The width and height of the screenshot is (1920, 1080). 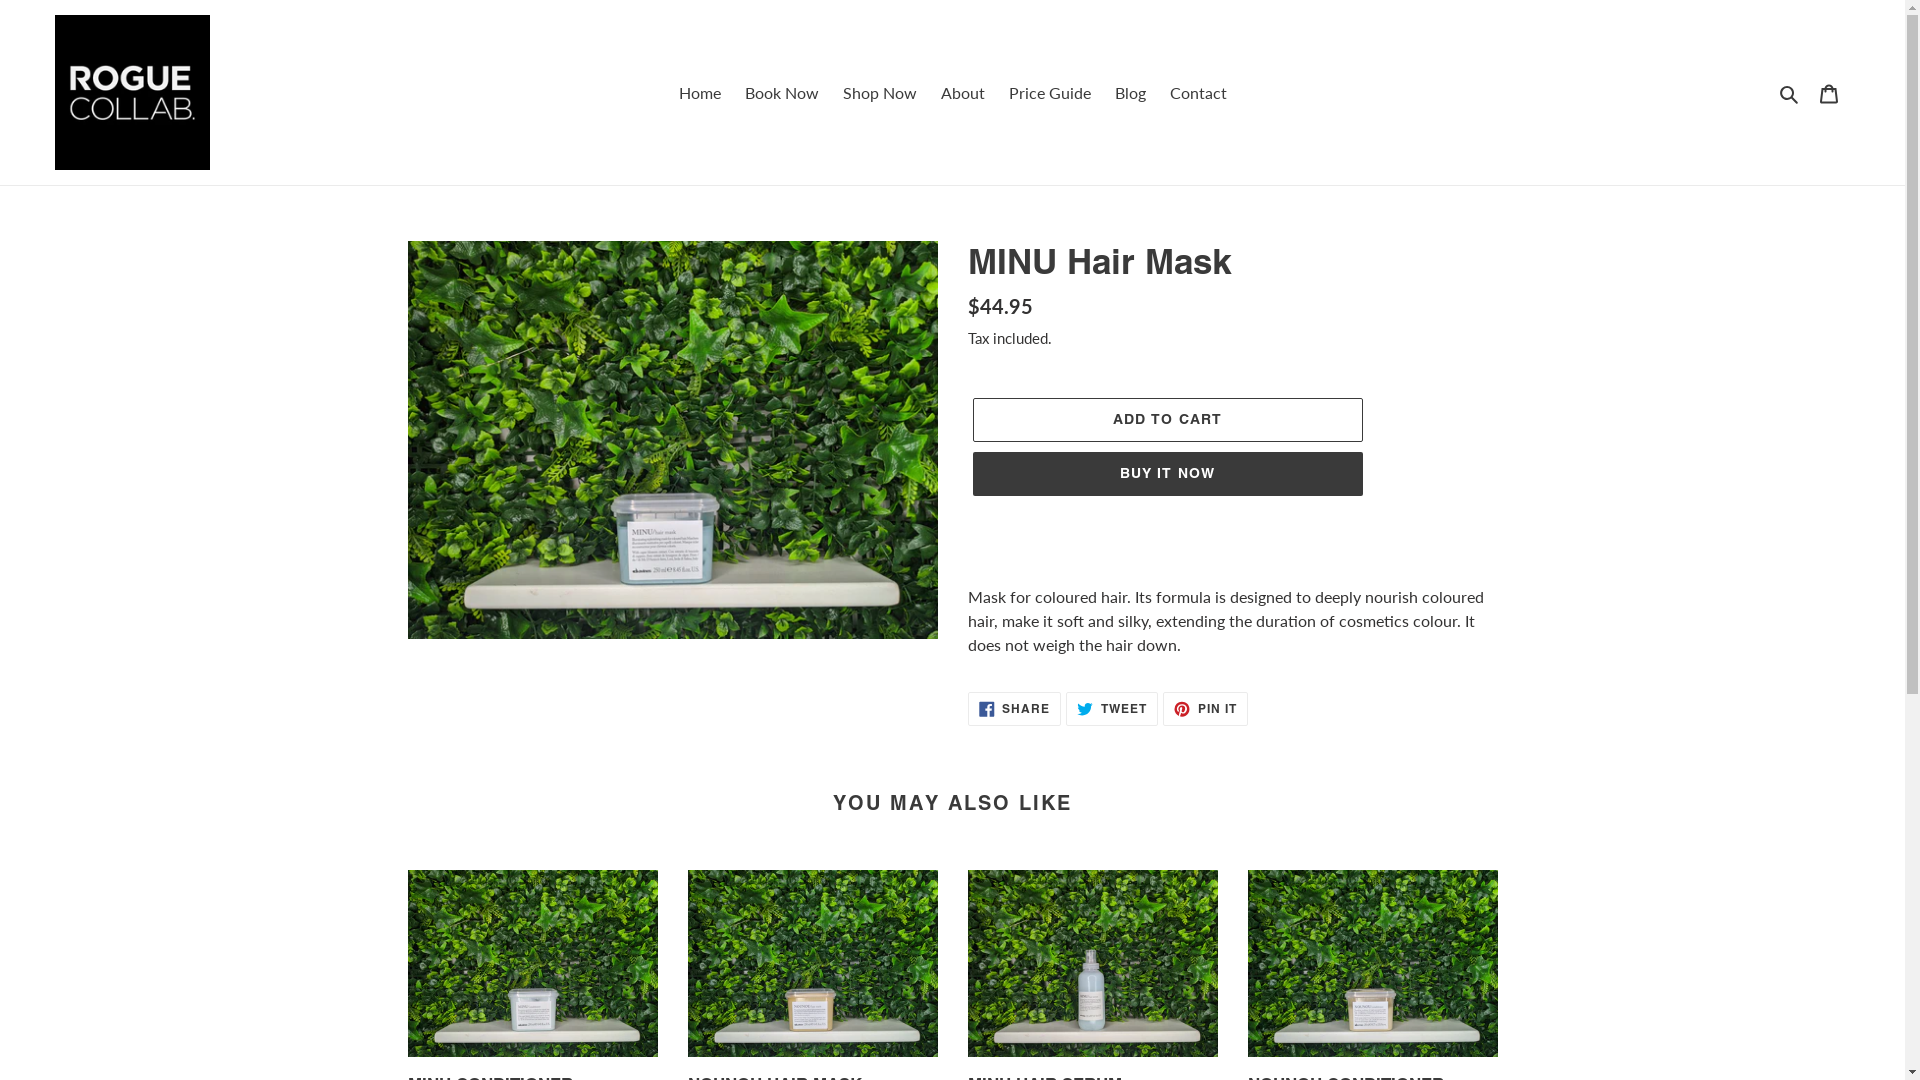 What do you see at coordinates (1828, 92) in the screenshot?
I see `'Cart'` at bounding box center [1828, 92].